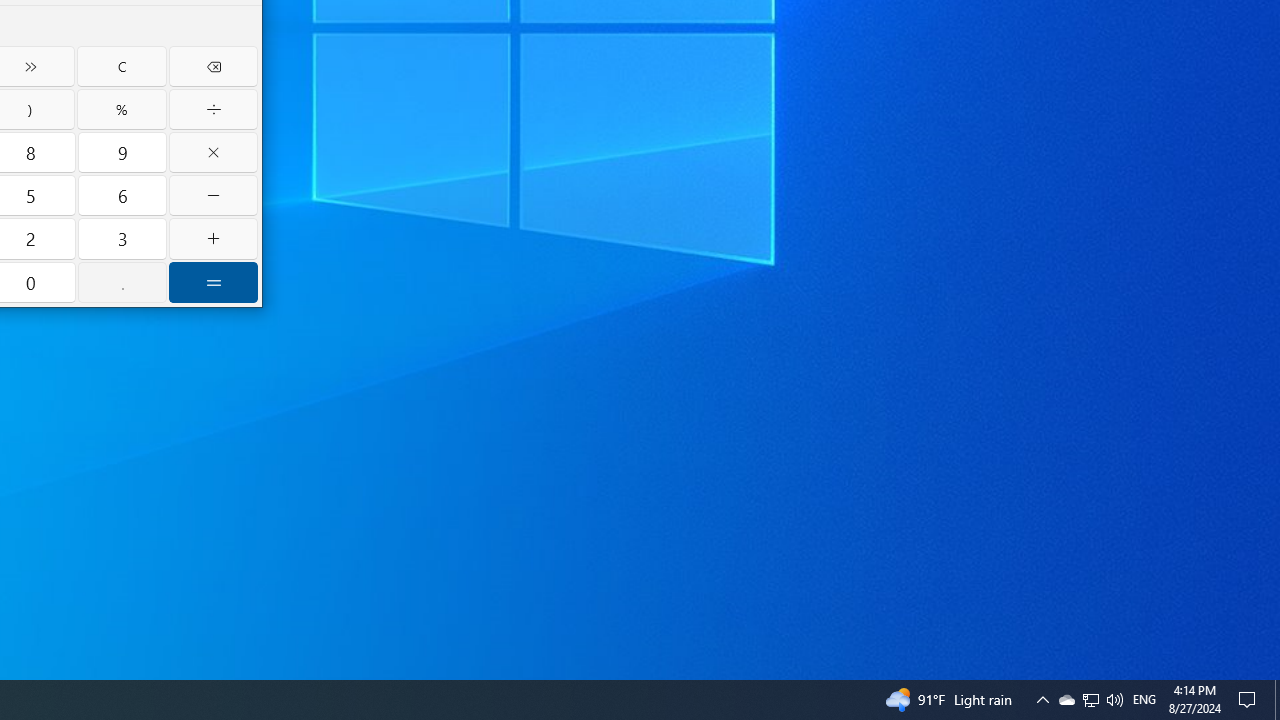 The width and height of the screenshot is (1280, 720). What do you see at coordinates (213, 195) in the screenshot?
I see `'Minus'` at bounding box center [213, 195].